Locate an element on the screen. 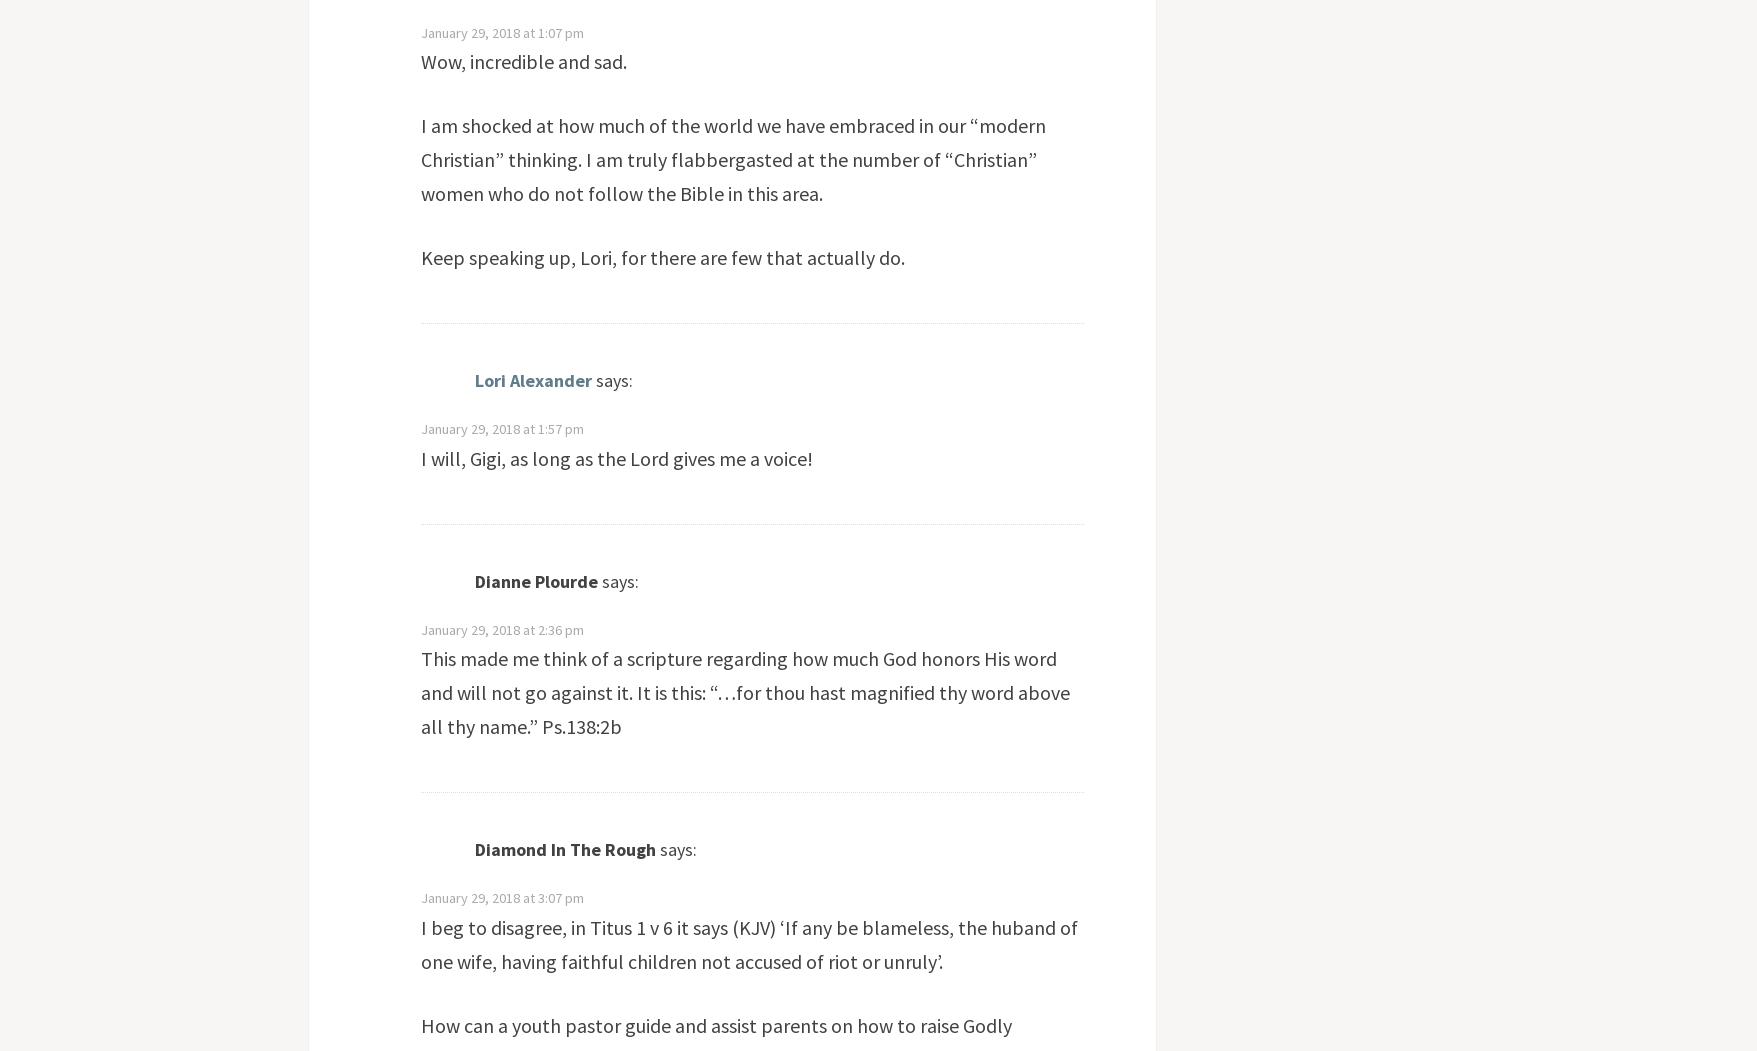  'January 29, 2018 at 1:07 pm' is located at coordinates (500, 31).